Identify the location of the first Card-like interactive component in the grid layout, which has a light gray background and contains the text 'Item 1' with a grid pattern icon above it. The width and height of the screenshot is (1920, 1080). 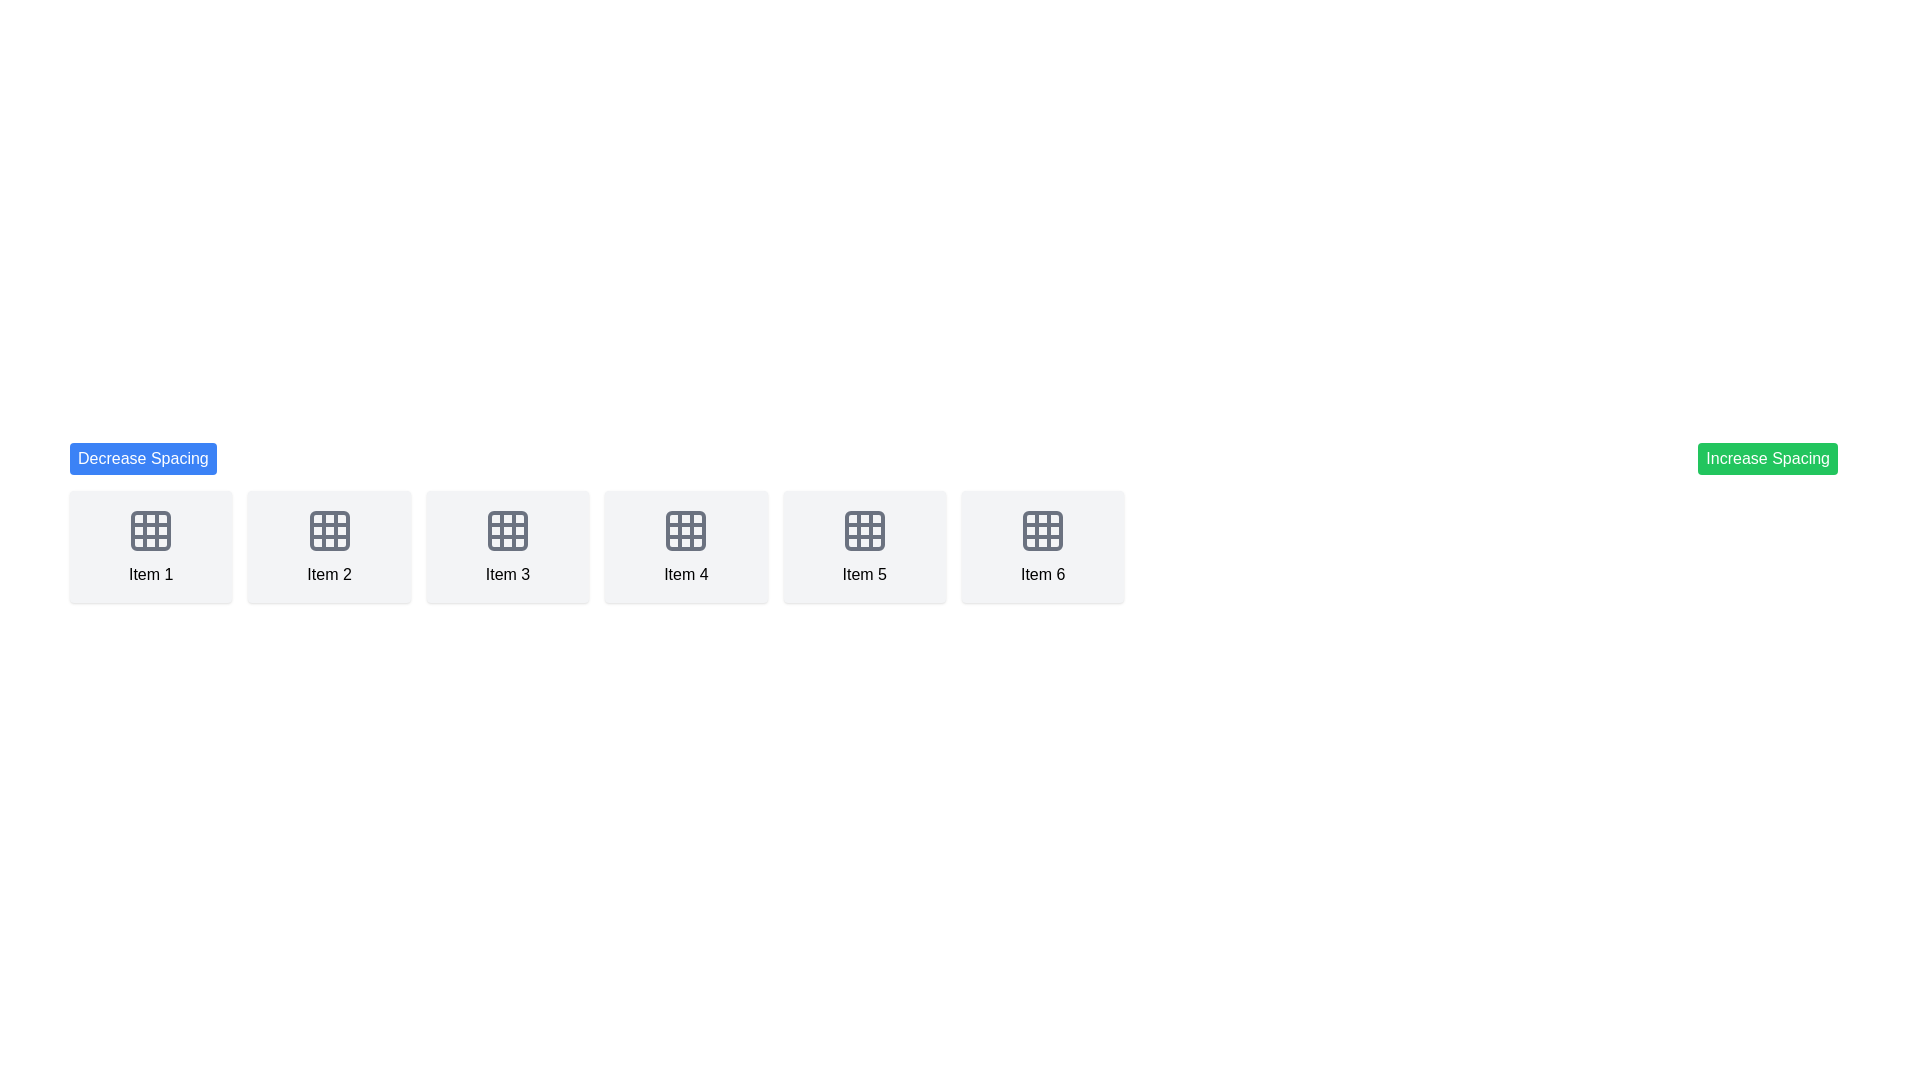
(150, 547).